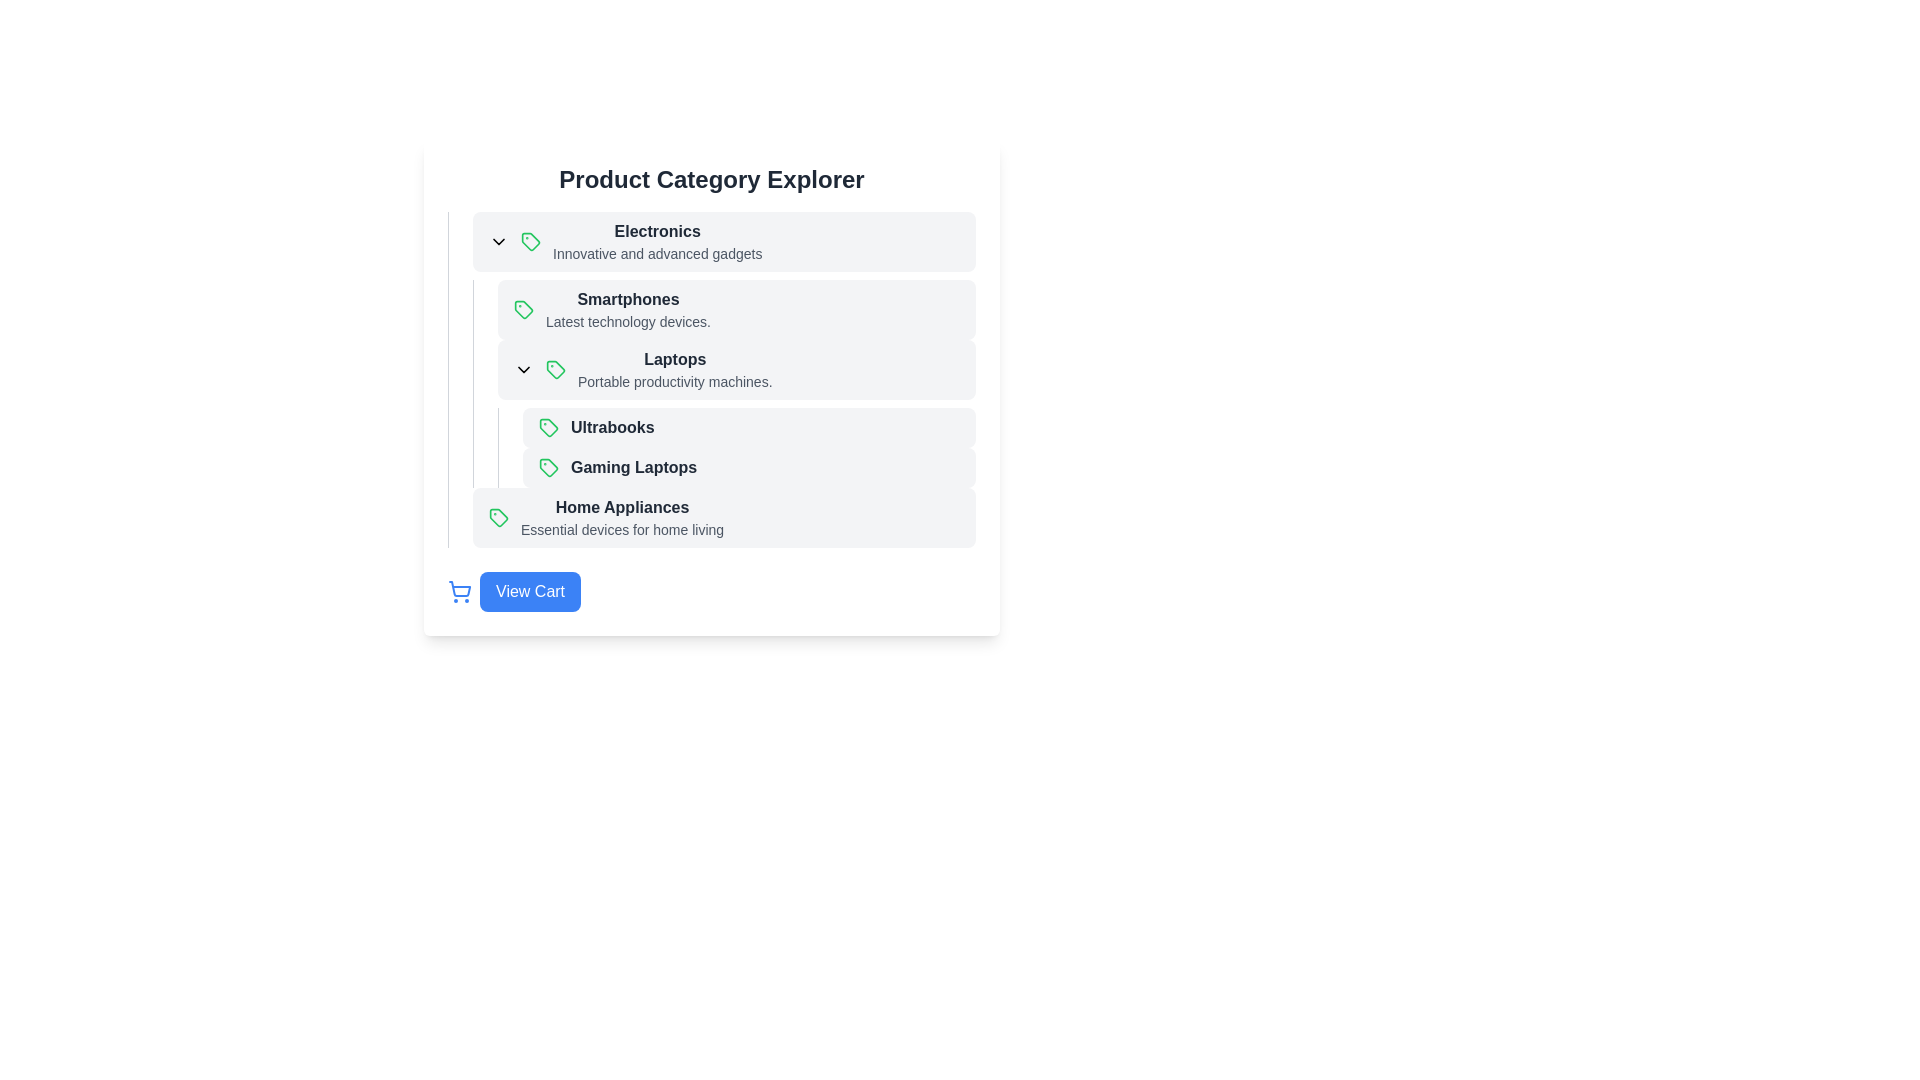 Image resolution: width=1920 pixels, height=1080 pixels. I want to click on or tab to the 'Home Appliances' menu item located at the bottom of the 'Product Category Explorer' interface, so click(723, 516).